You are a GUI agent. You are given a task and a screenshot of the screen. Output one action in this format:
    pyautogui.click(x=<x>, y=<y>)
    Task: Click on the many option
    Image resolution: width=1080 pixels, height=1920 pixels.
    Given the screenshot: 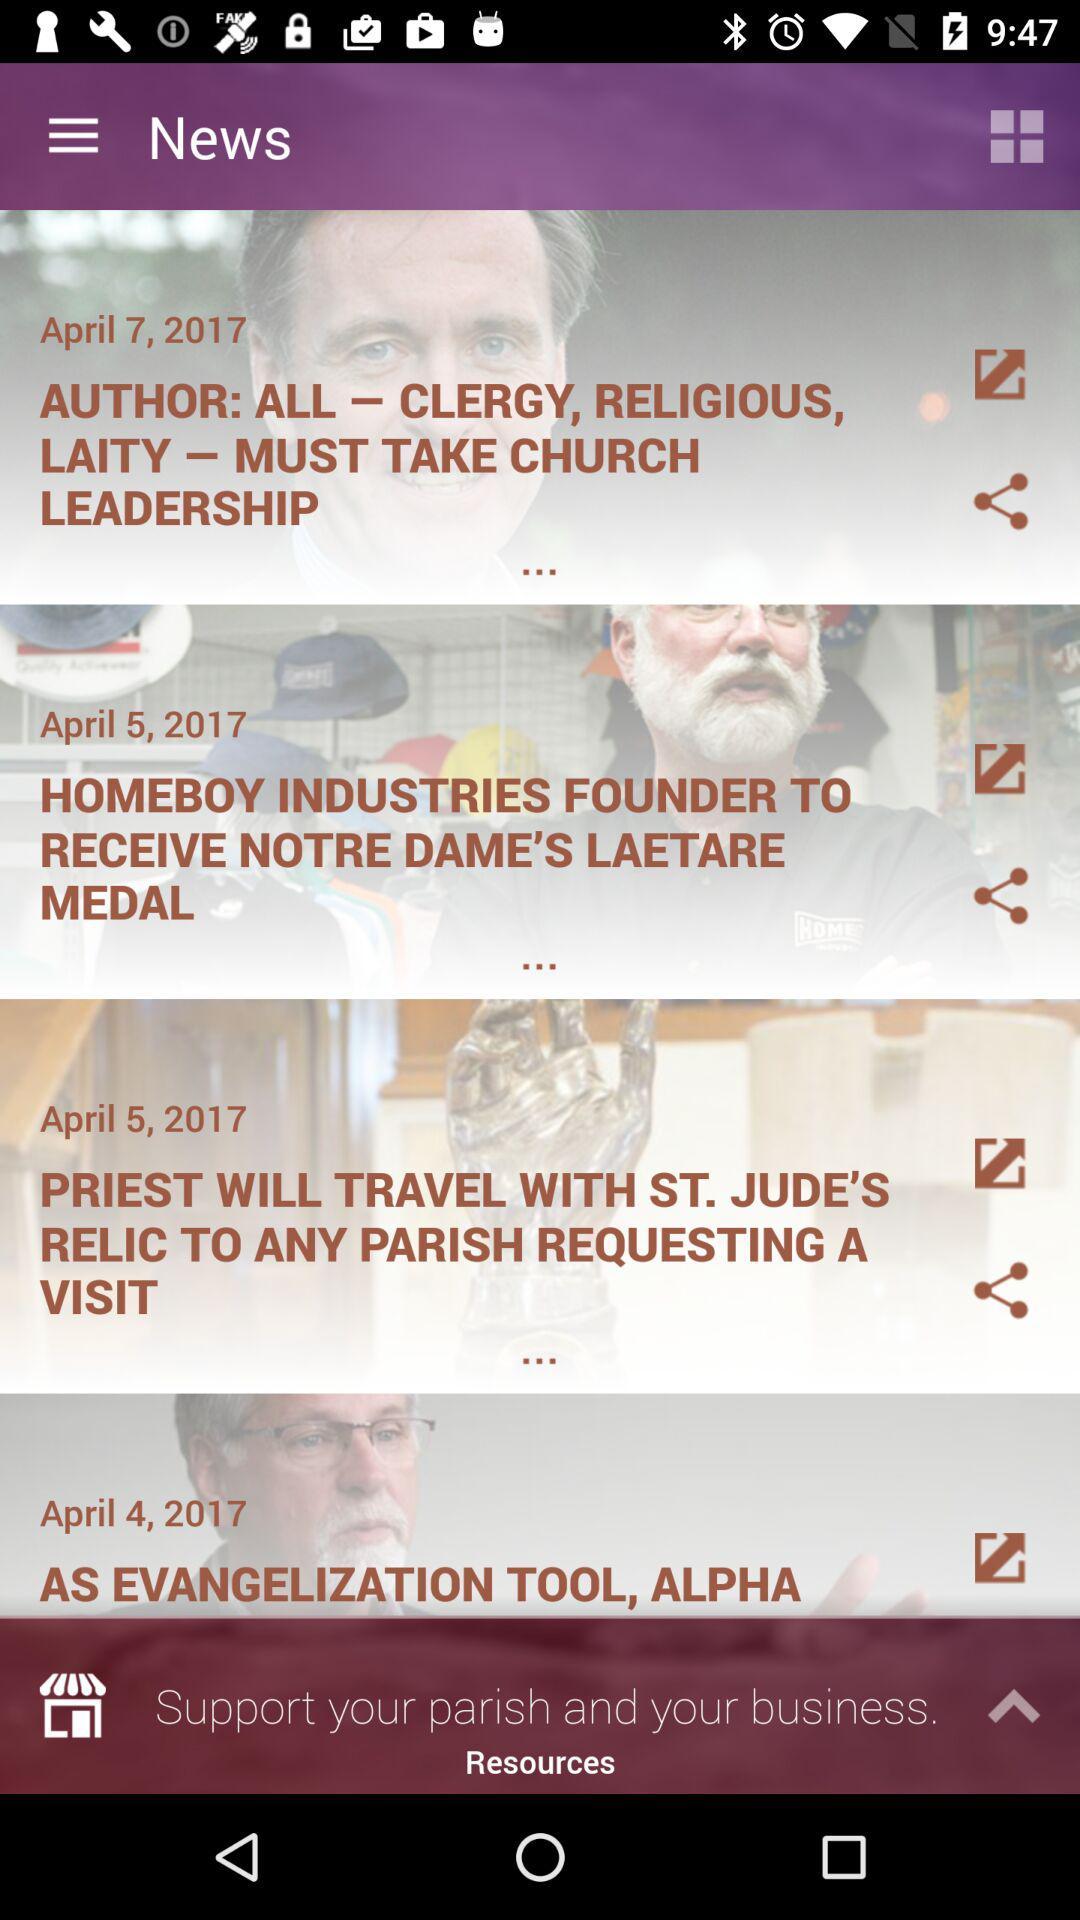 What is the action you would take?
    pyautogui.click(x=976, y=351)
    